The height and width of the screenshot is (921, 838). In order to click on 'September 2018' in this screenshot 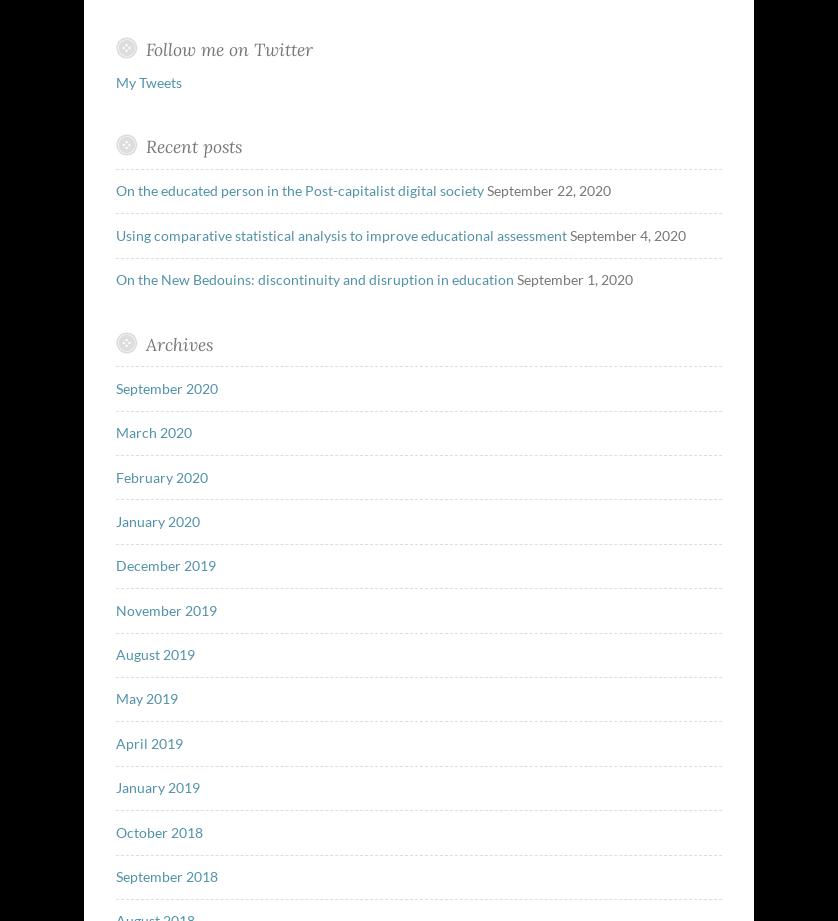, I will do `click(114, 875)`.